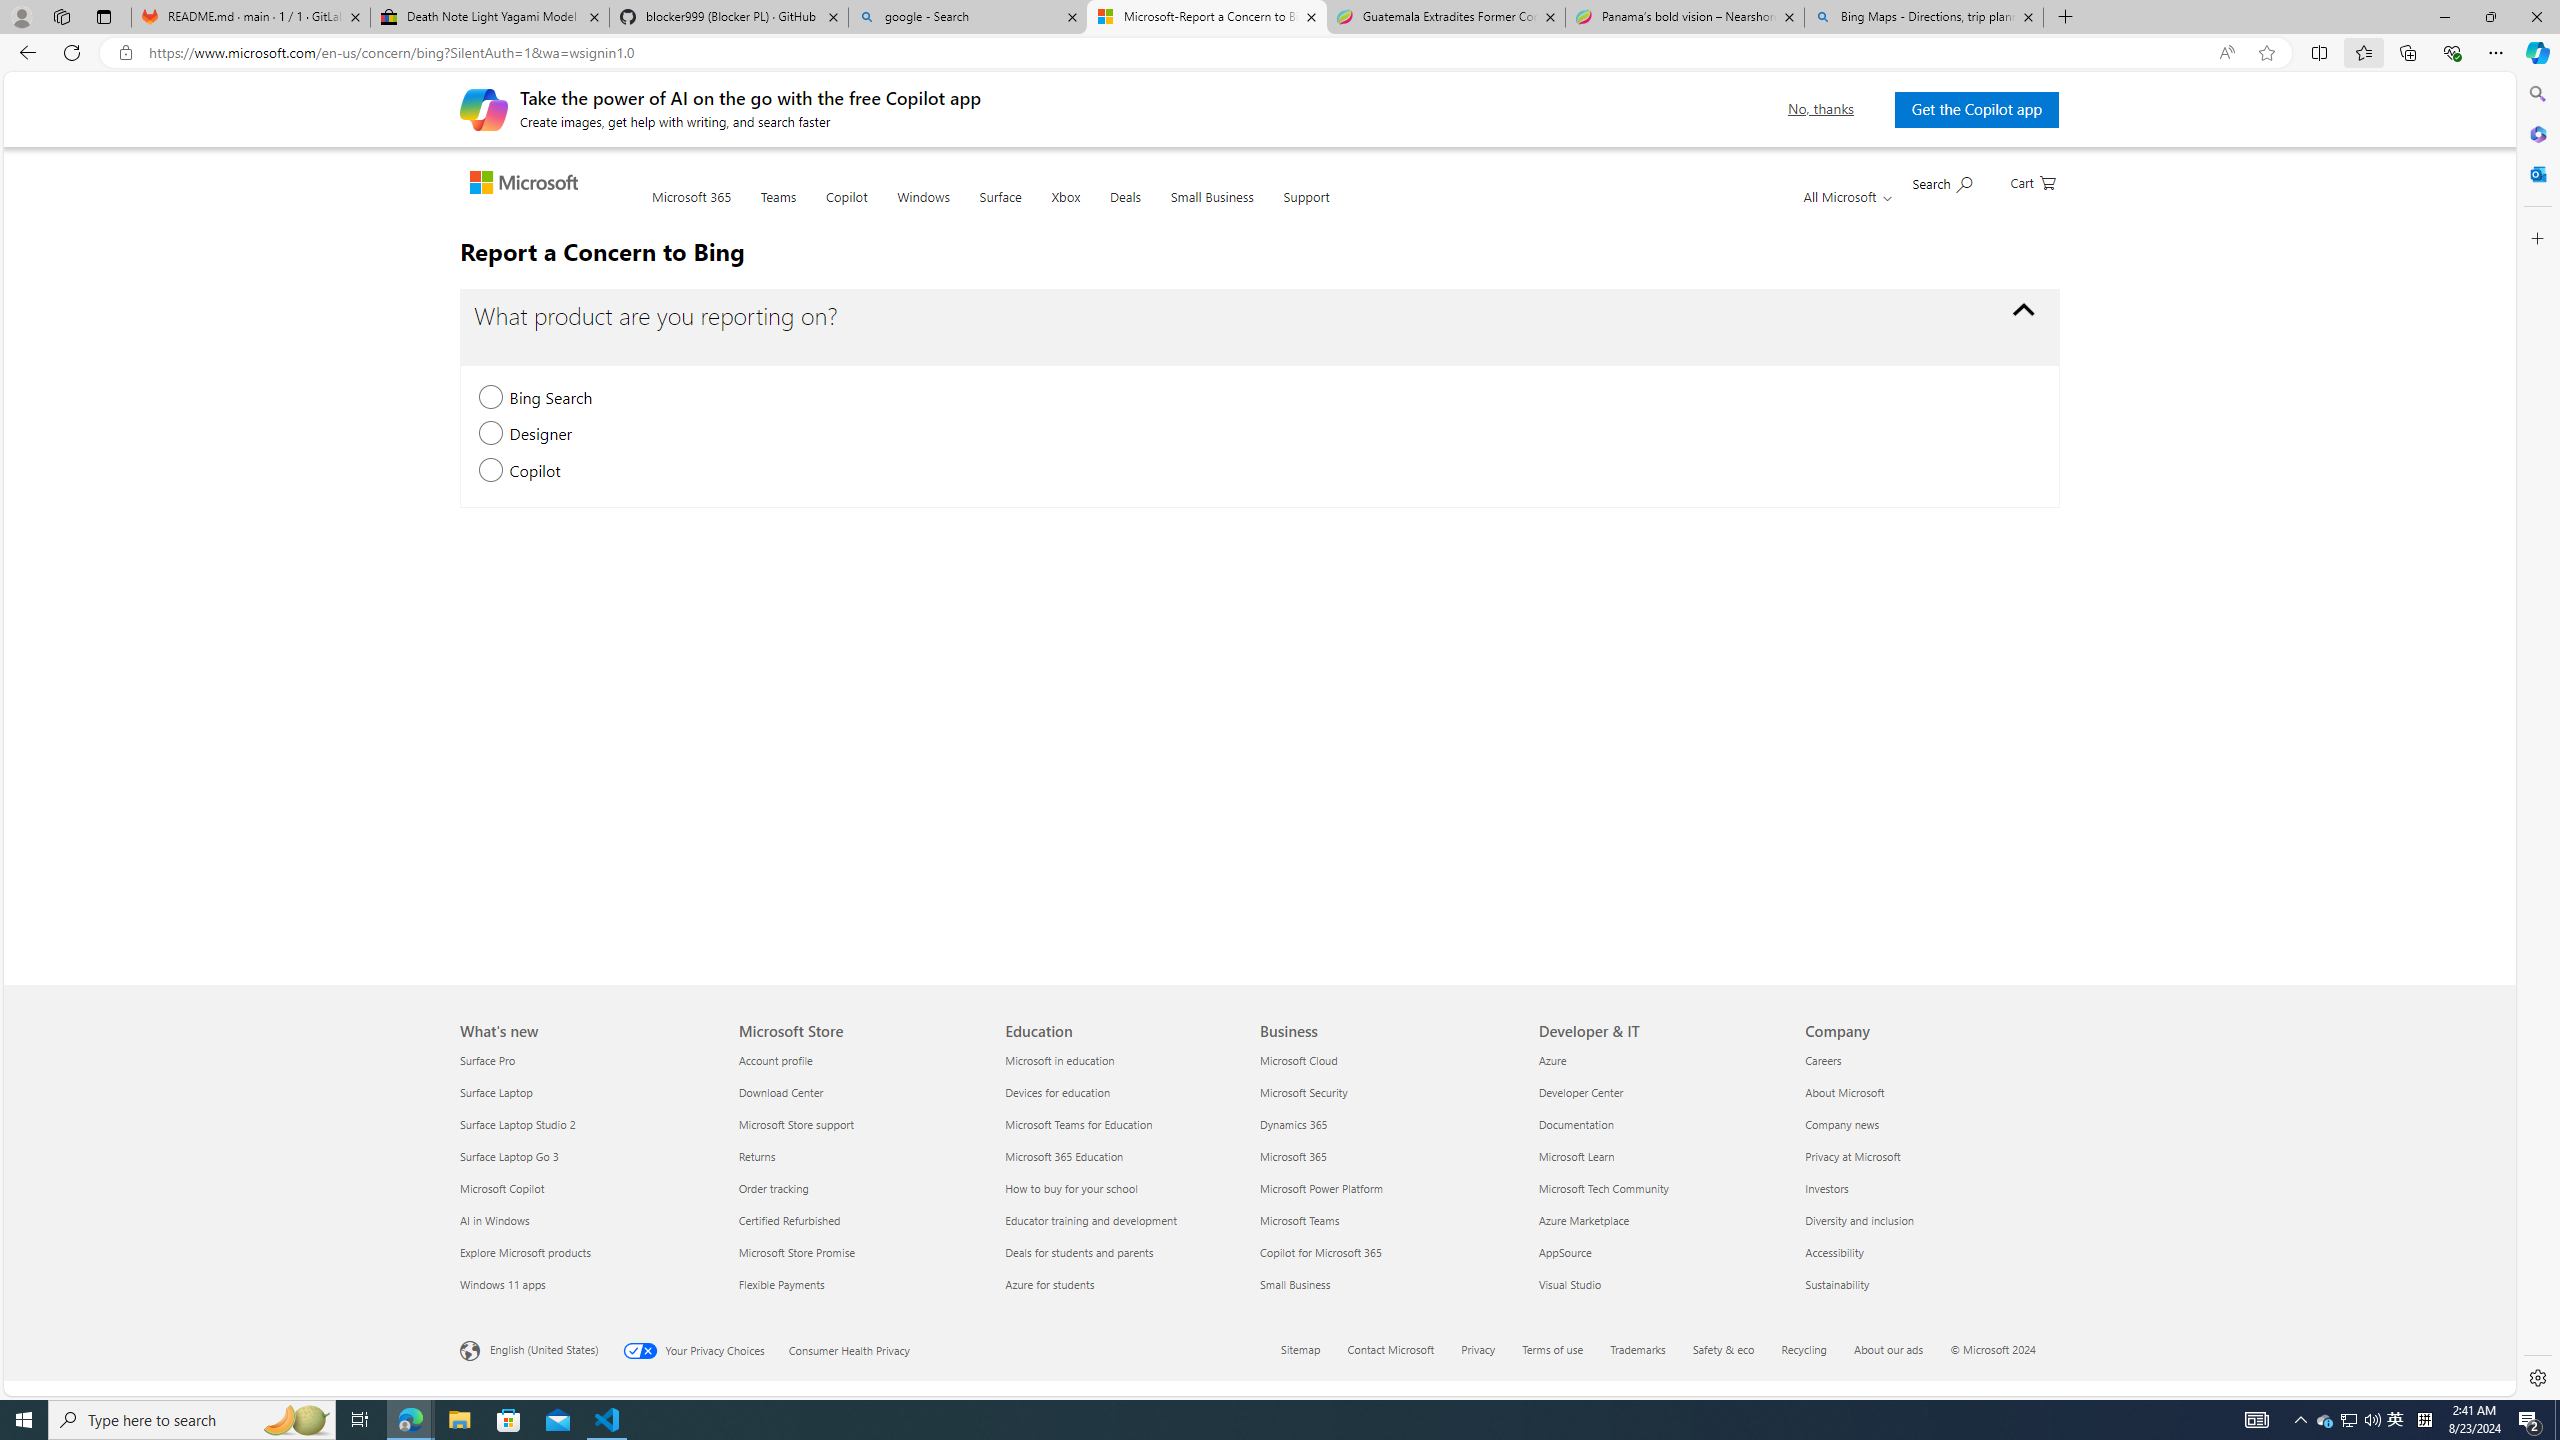 The width and height of the screenshot is (2560, 1440). I want to click on 'About Microsoft Company', so click(1843, 1091).